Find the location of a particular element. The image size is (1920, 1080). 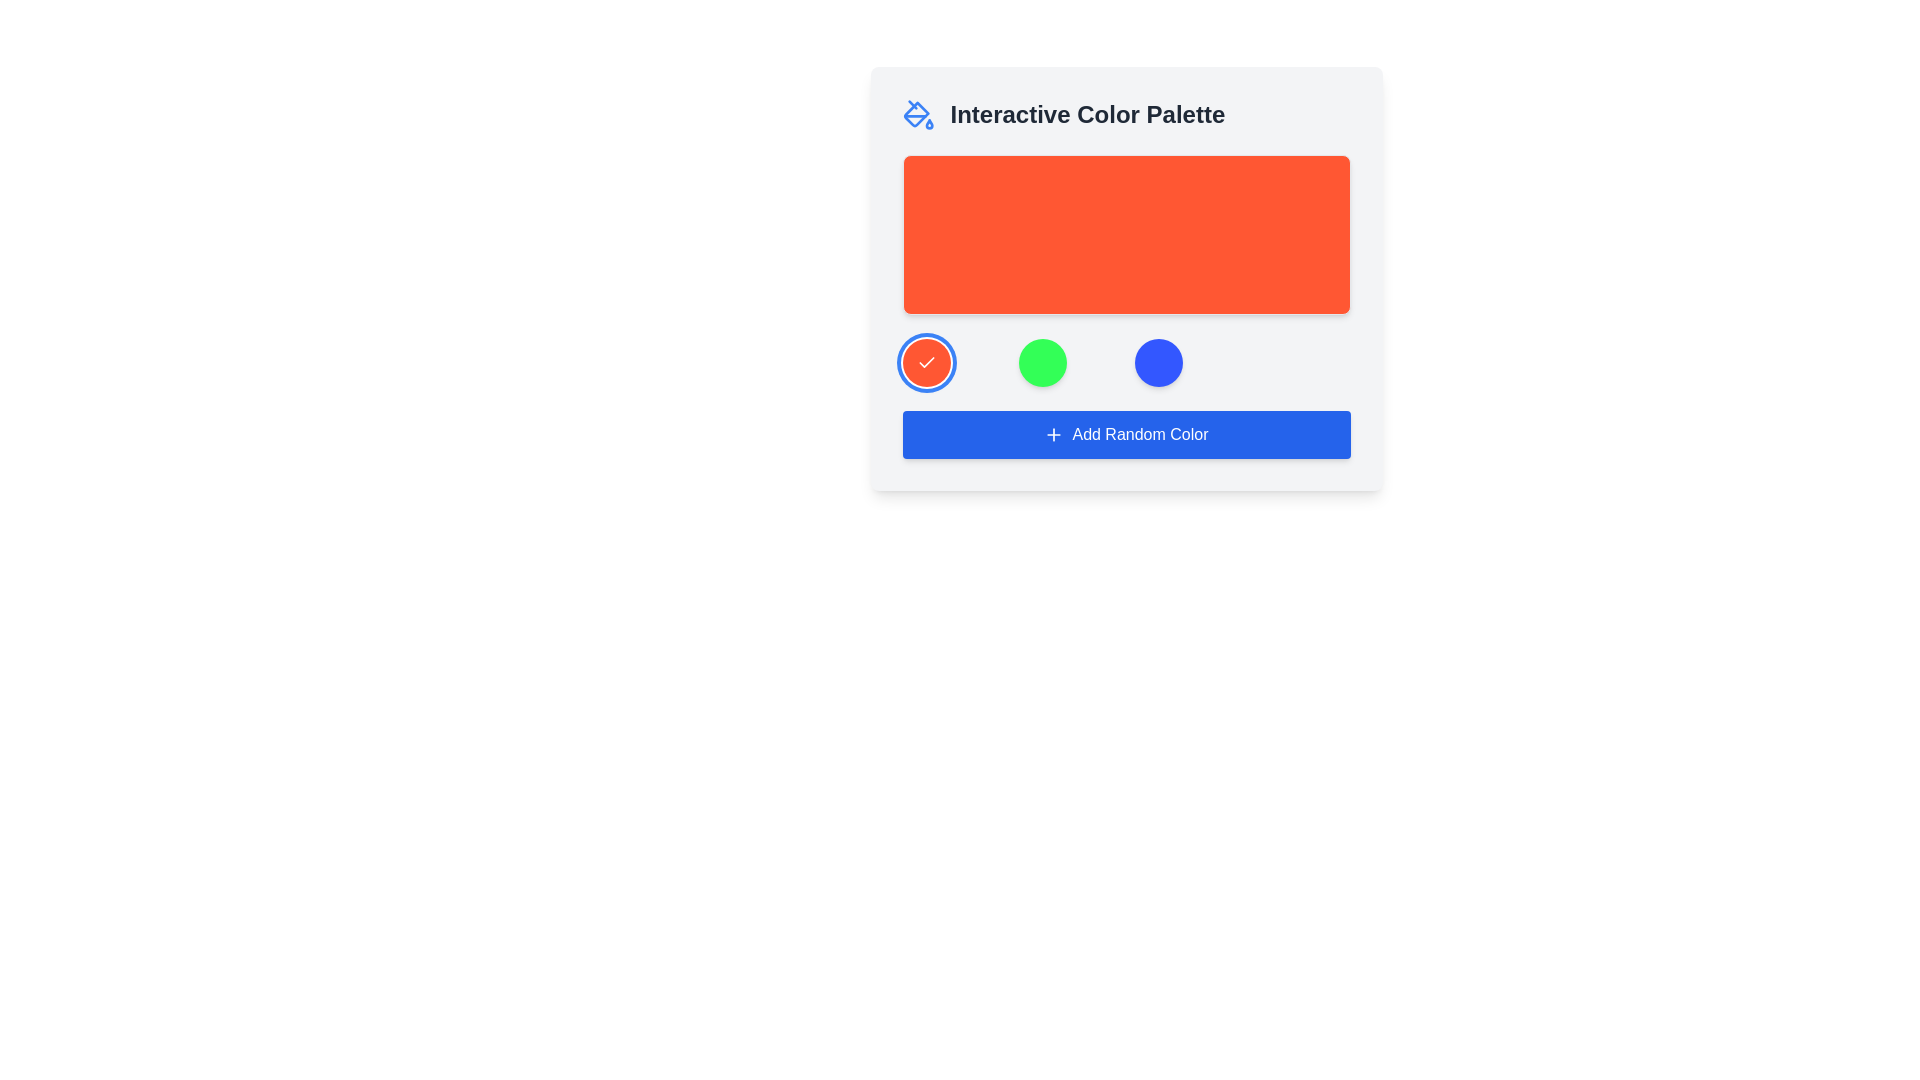

the green color selection button, which is the second circular element in a row of four, located beneath the main panel with an orange rectangle is located at coordinates (1041, 362).